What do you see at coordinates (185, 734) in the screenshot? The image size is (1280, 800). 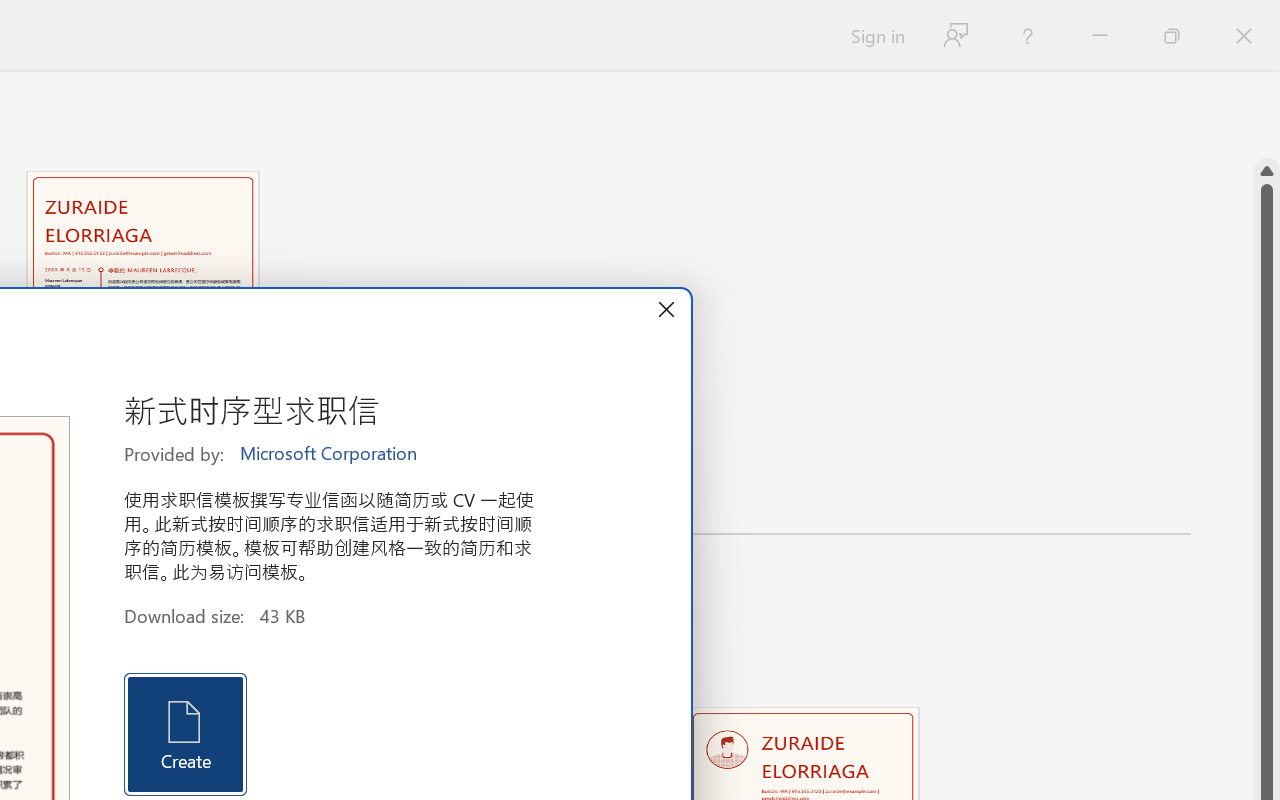 I see `'Create'` at bounding box center [185, 734].